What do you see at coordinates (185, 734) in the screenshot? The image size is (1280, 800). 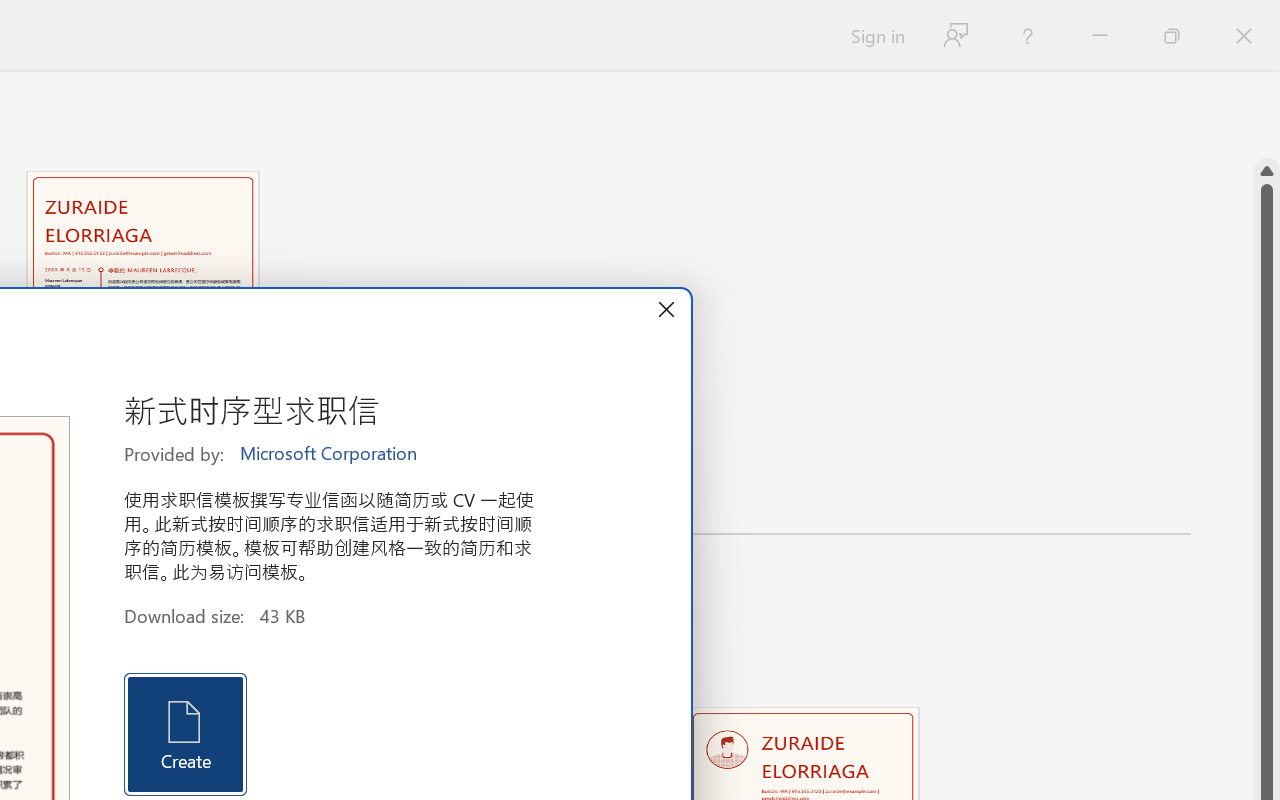 I see `'Create'` at bounding box center [185, 734].